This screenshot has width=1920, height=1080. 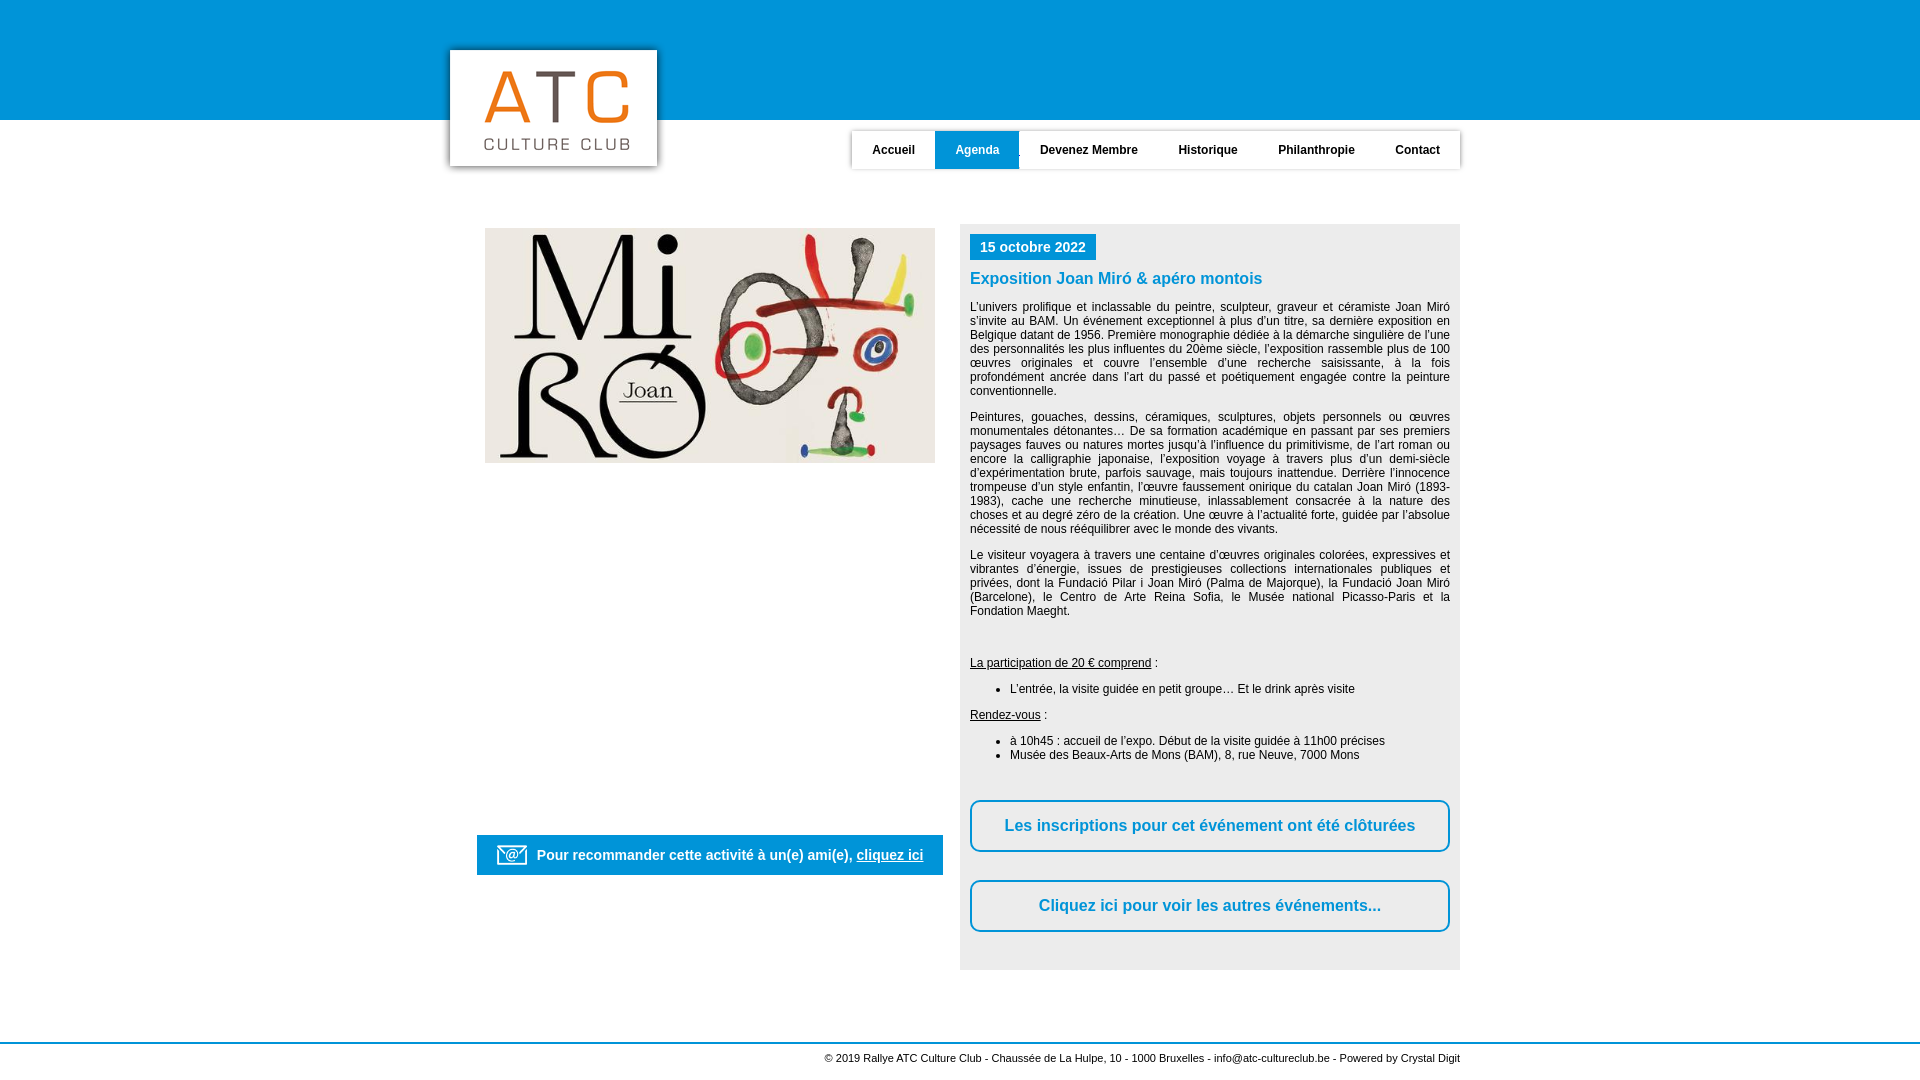 I want to click on 'Powered by Crystal Digit', so click(x=1399, y=1056).